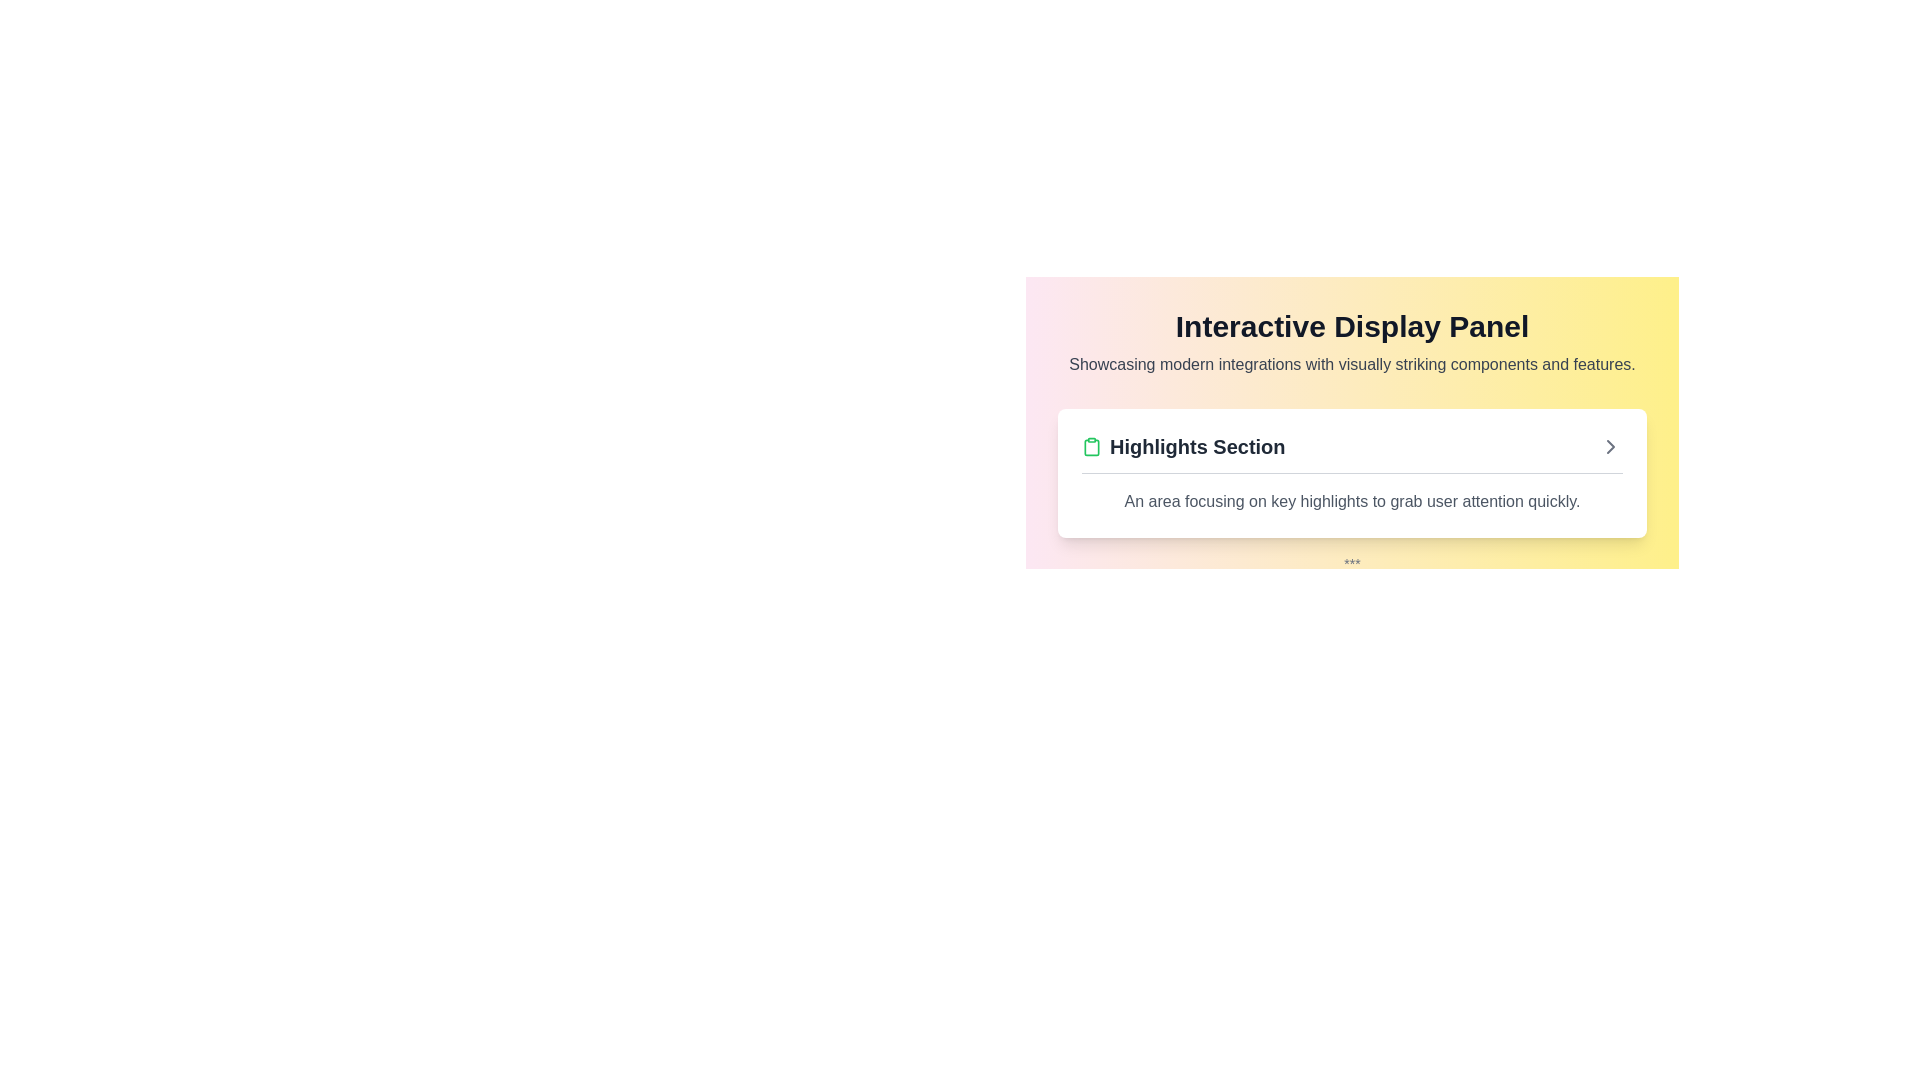  I want to click on the right-pointing chevron icon, which is styled with a thin outline and gray color, located next to the 'Highlights Section' title, so click(1611, 446).